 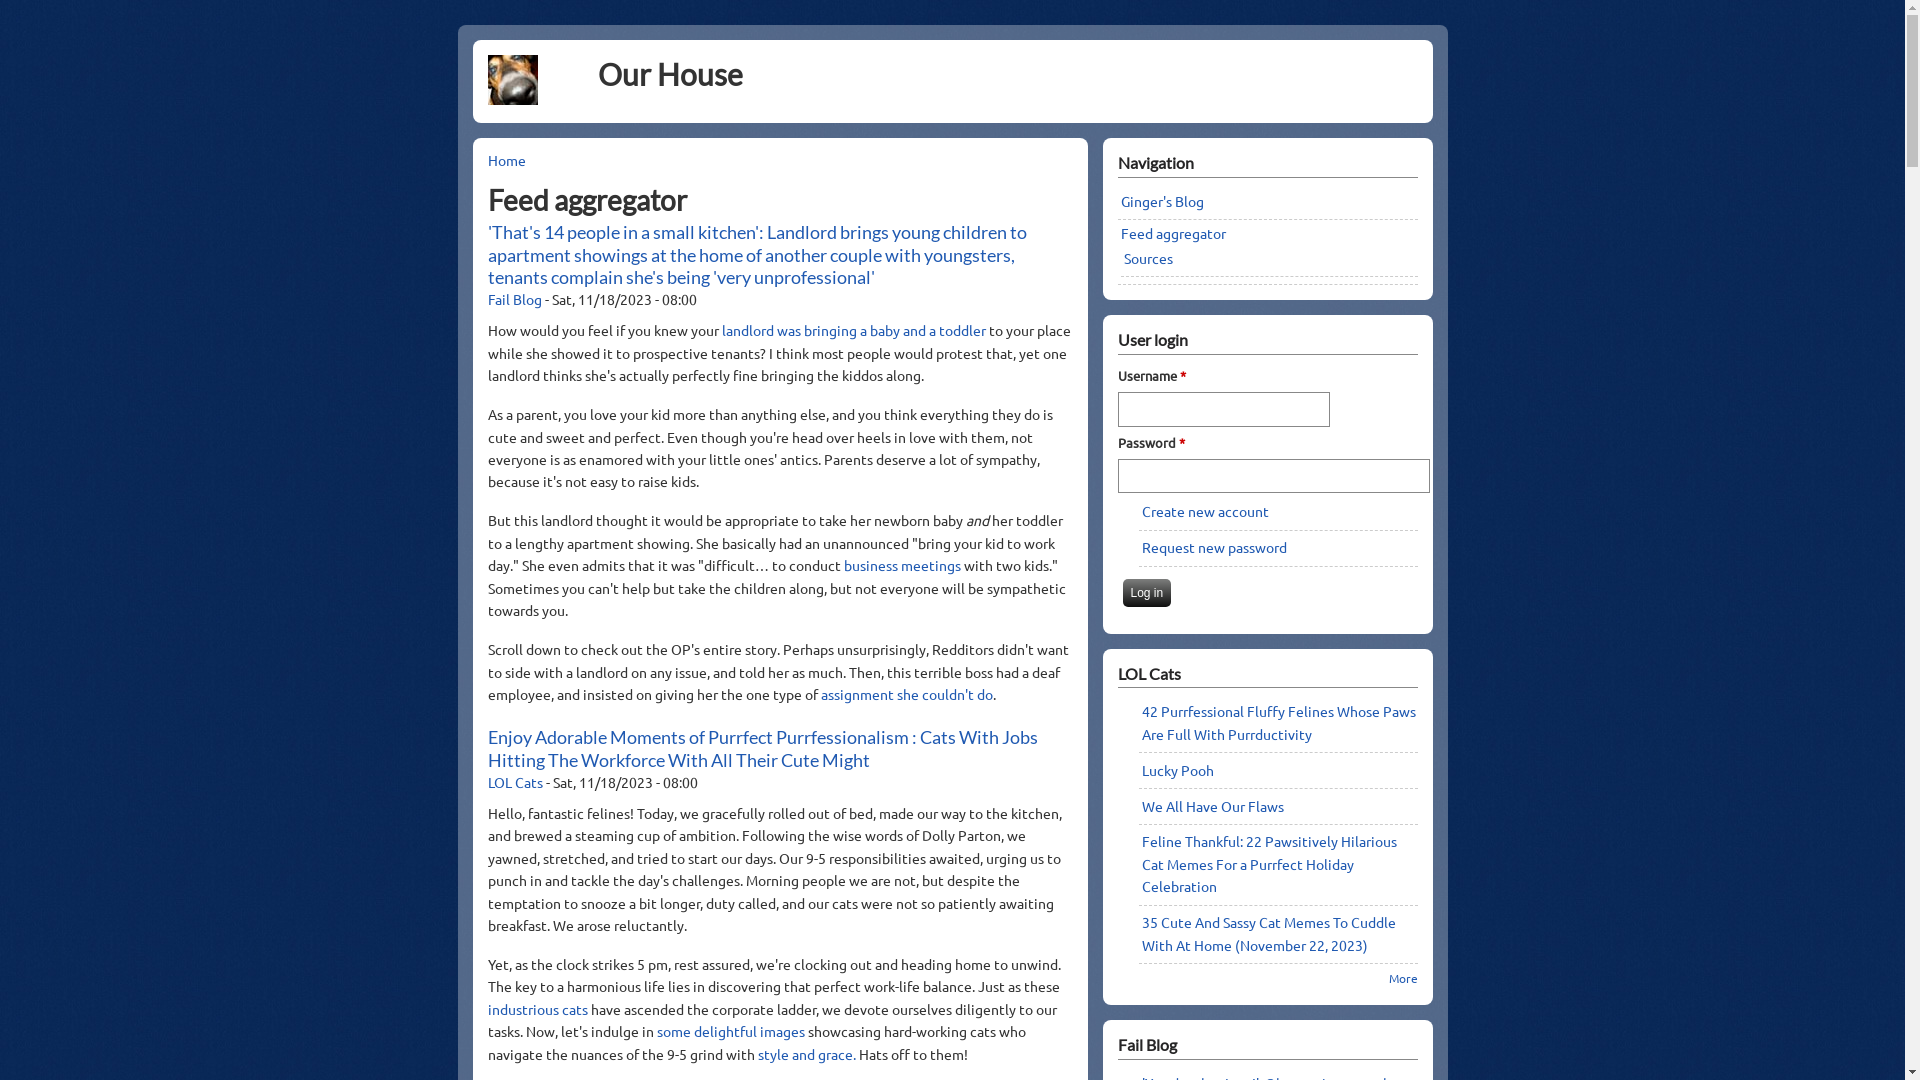 I want to click on 'Home', so click(x=507, y=158).